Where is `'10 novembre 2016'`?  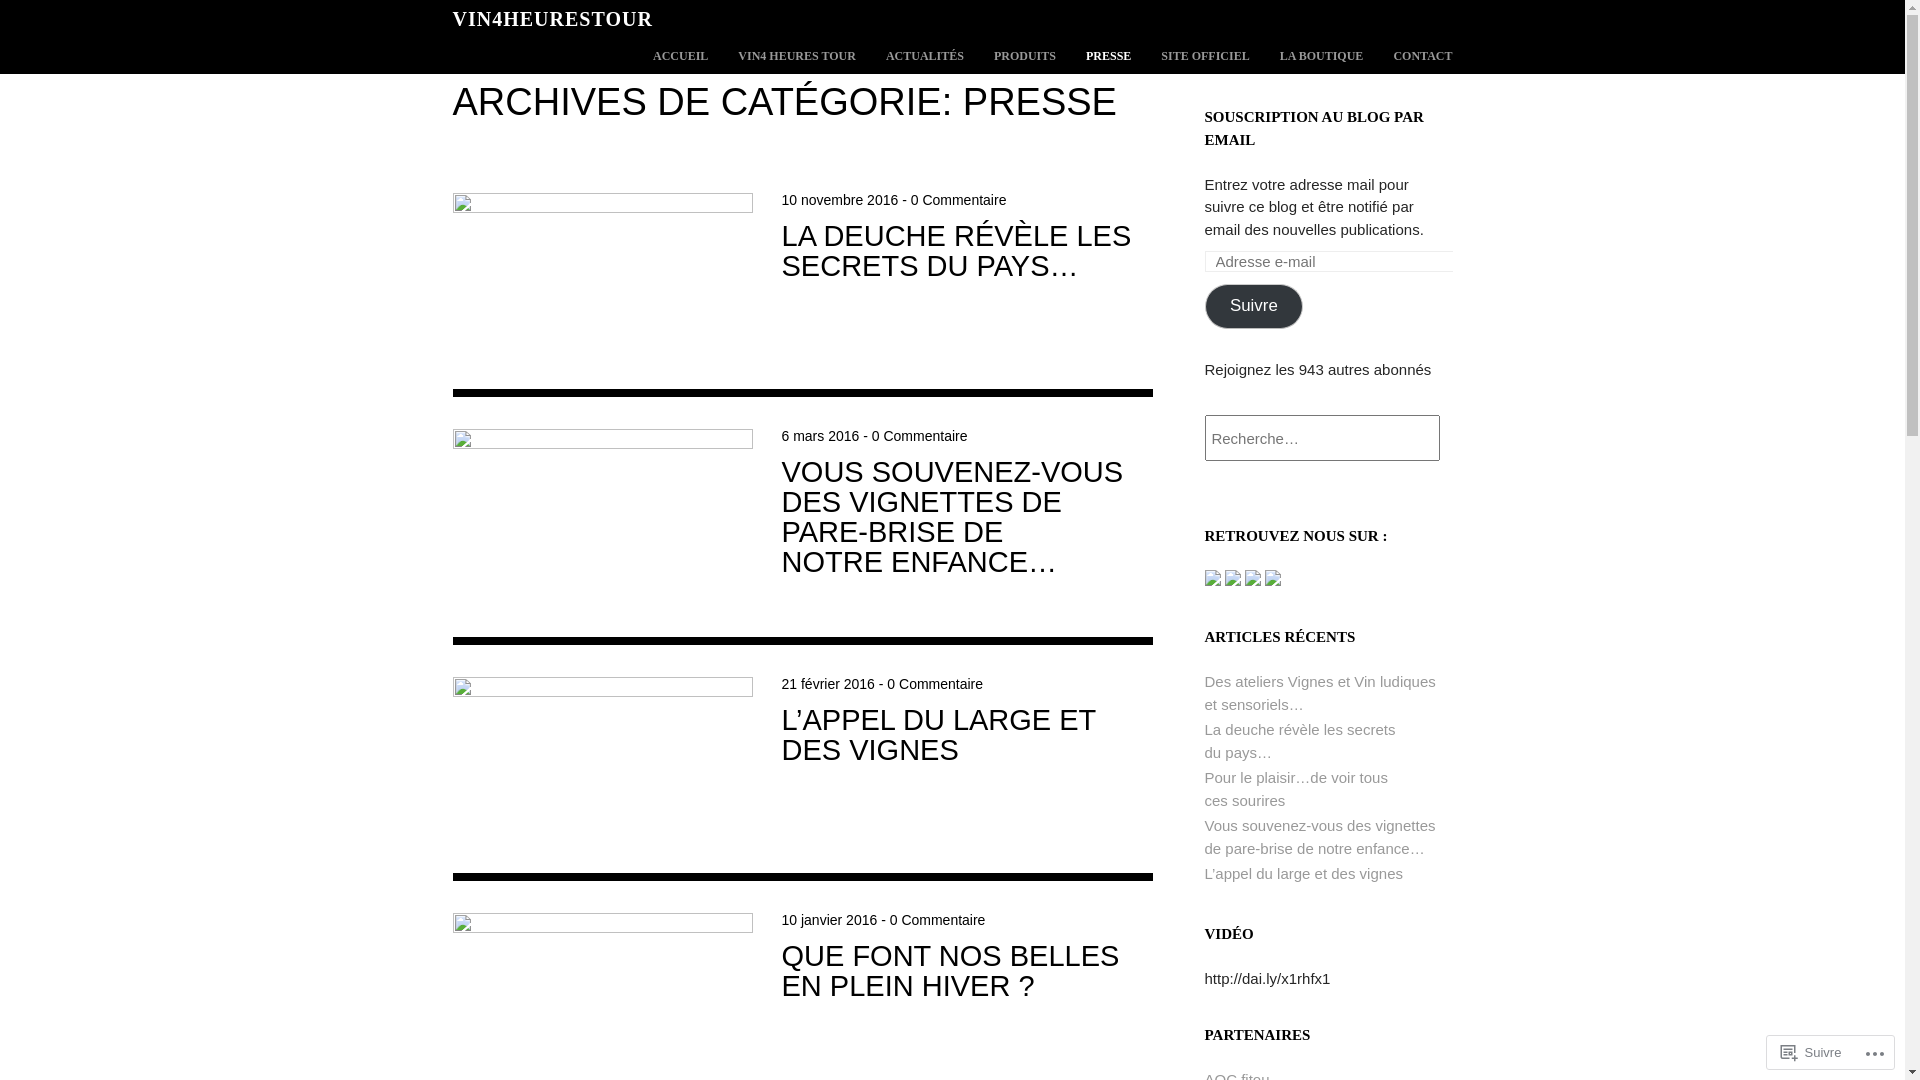 '10 novembre 2016' is located at coordinates (840, 200).